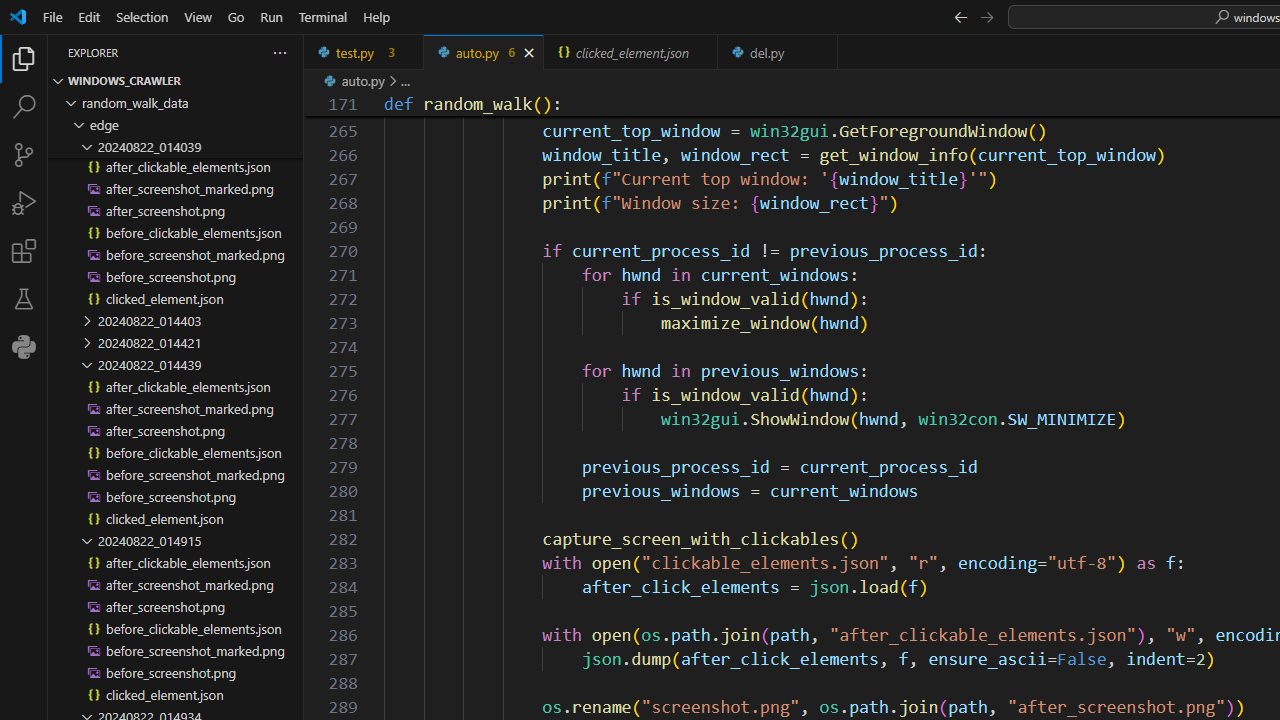  What do you see at coordinates (24, 249) in the screenshot?
I see `'Extensions (Ctrl+Shift+X)'` at bounding box center [24, 249].